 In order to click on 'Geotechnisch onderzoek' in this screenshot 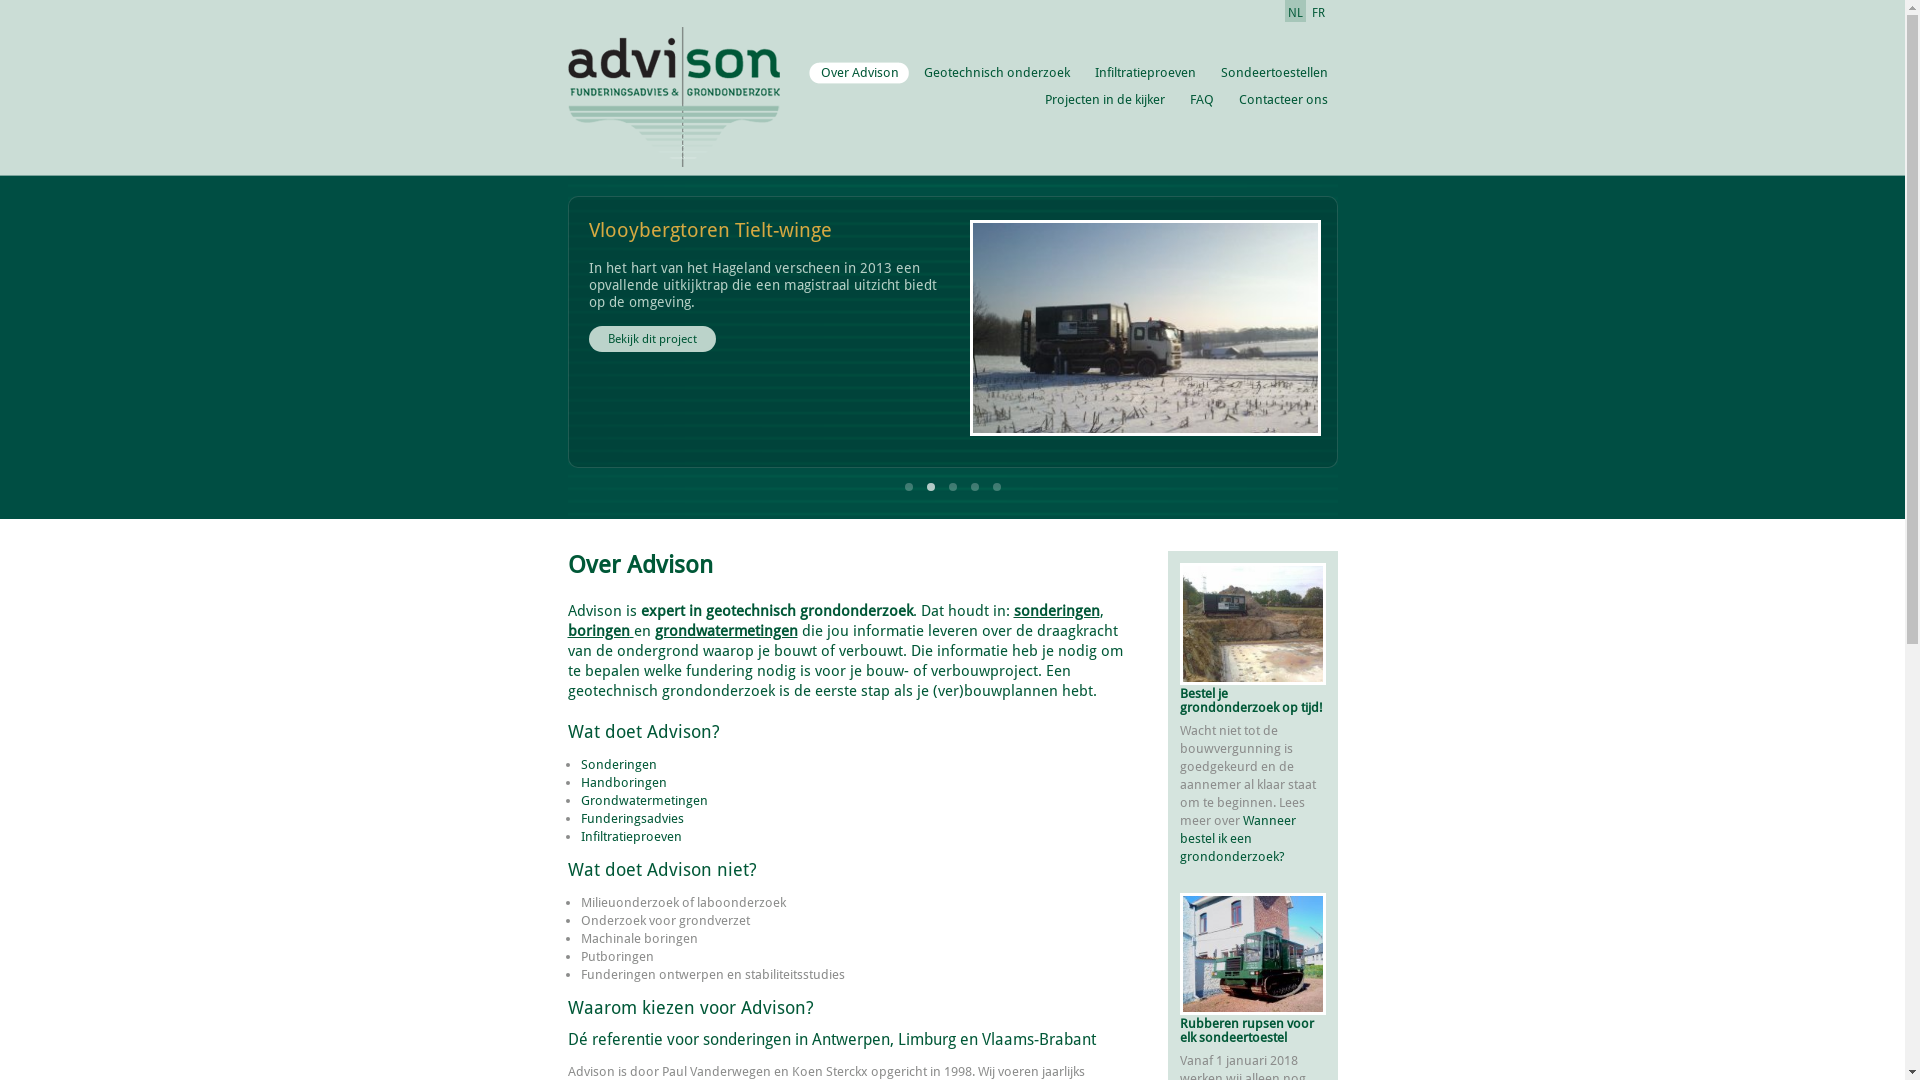, I will do `click(911, 72)`.